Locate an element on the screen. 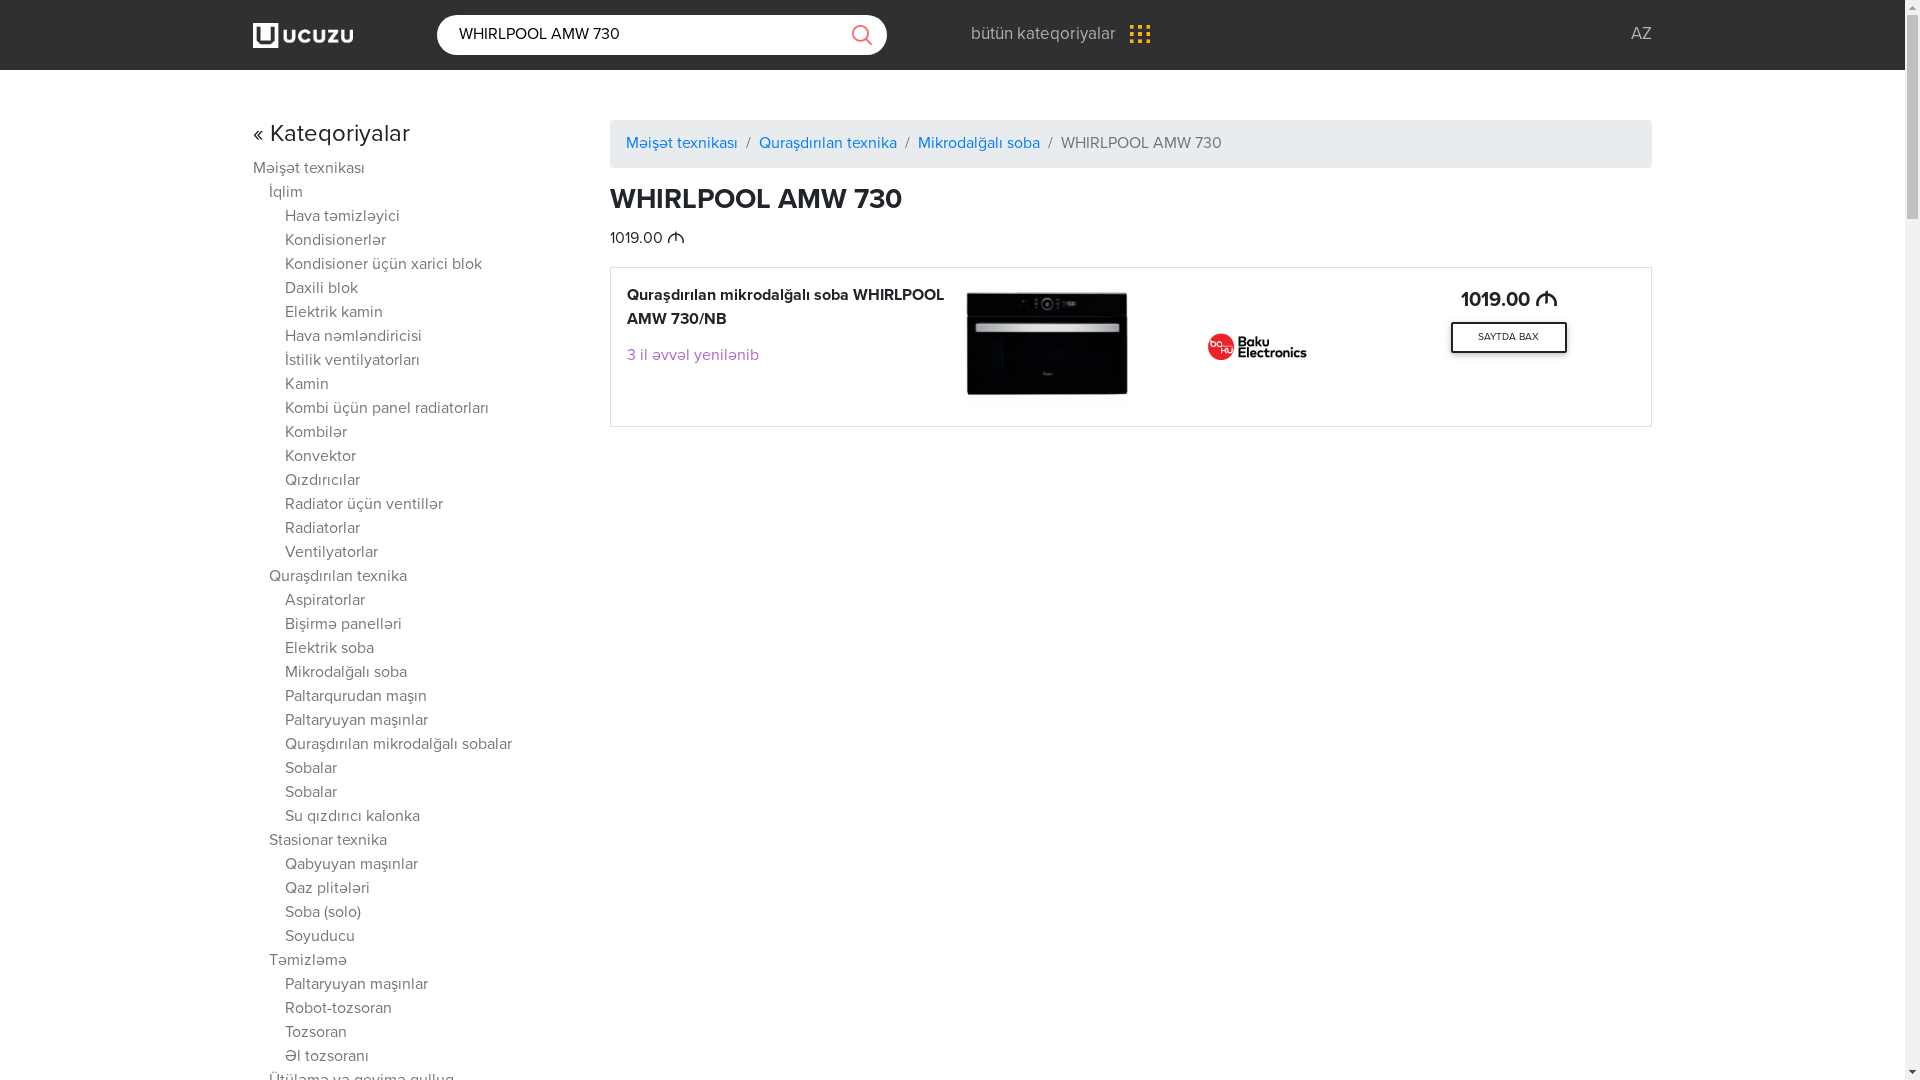  'Soba (solo)' is located at coordinates (283, 913).